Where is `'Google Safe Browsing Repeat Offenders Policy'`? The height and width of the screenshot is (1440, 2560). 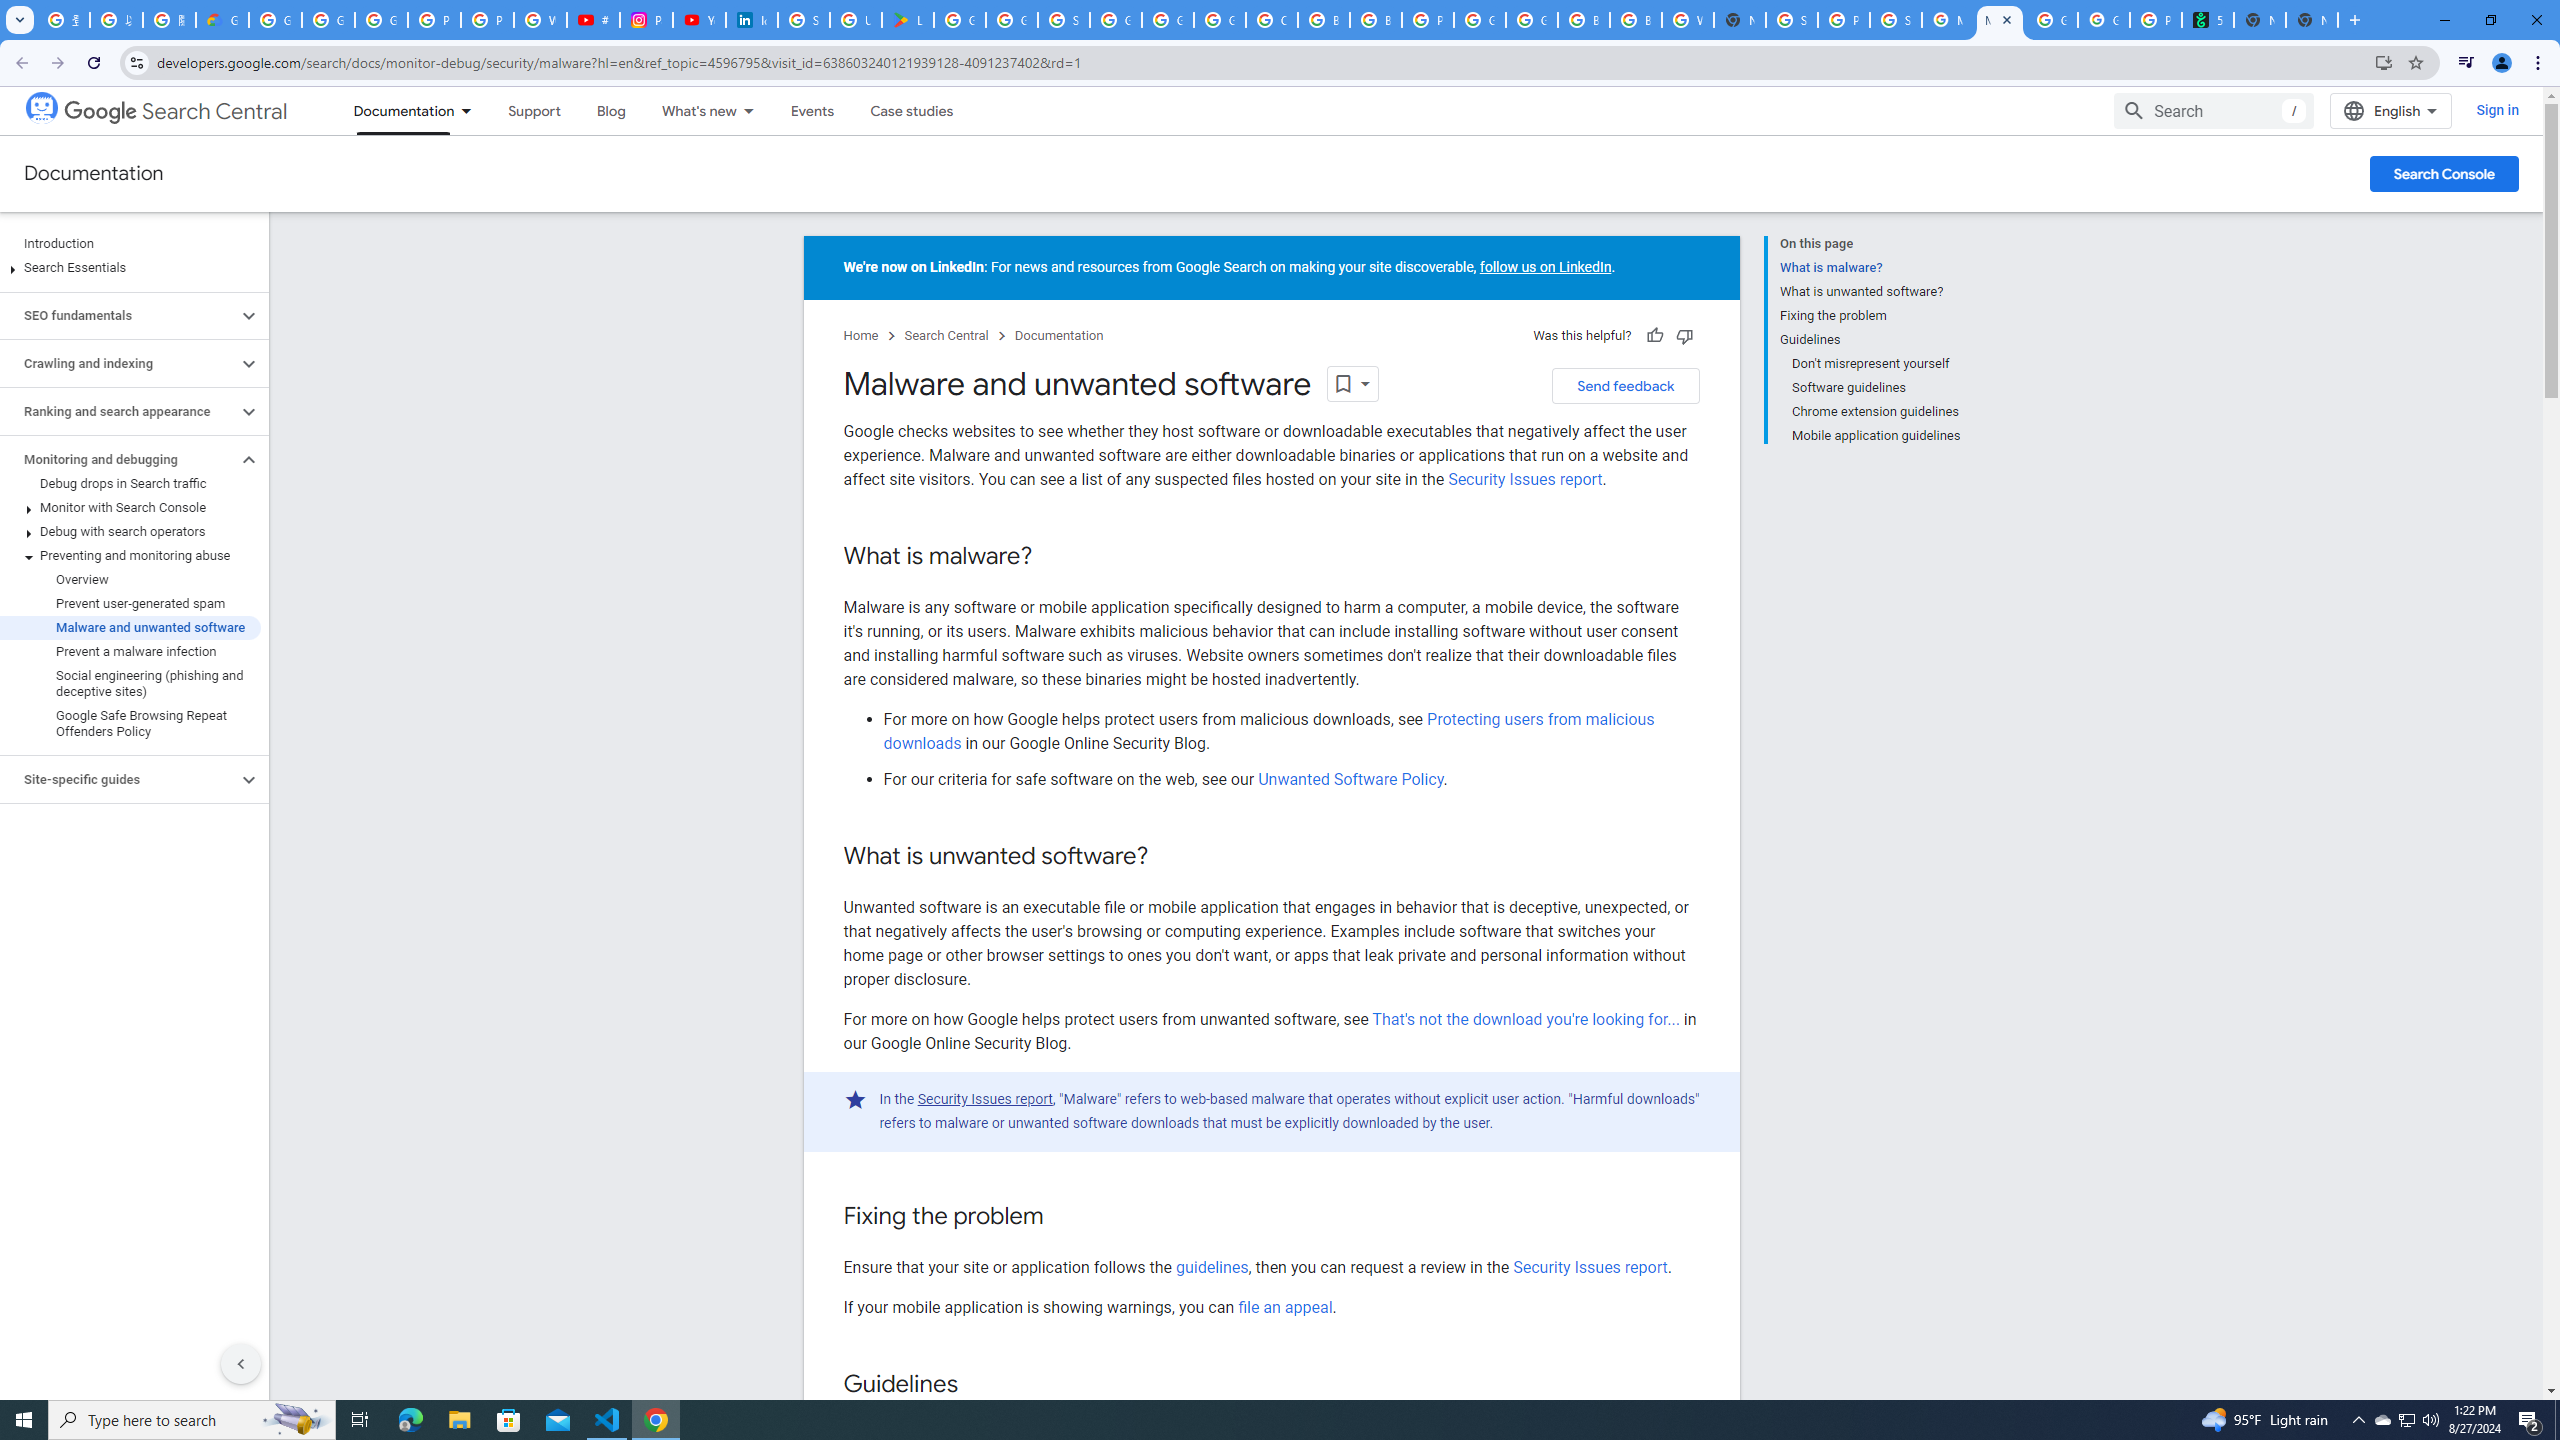 'Google Safe Browsing Repeat Offenders Policy' is located at coordinates (130, 723).